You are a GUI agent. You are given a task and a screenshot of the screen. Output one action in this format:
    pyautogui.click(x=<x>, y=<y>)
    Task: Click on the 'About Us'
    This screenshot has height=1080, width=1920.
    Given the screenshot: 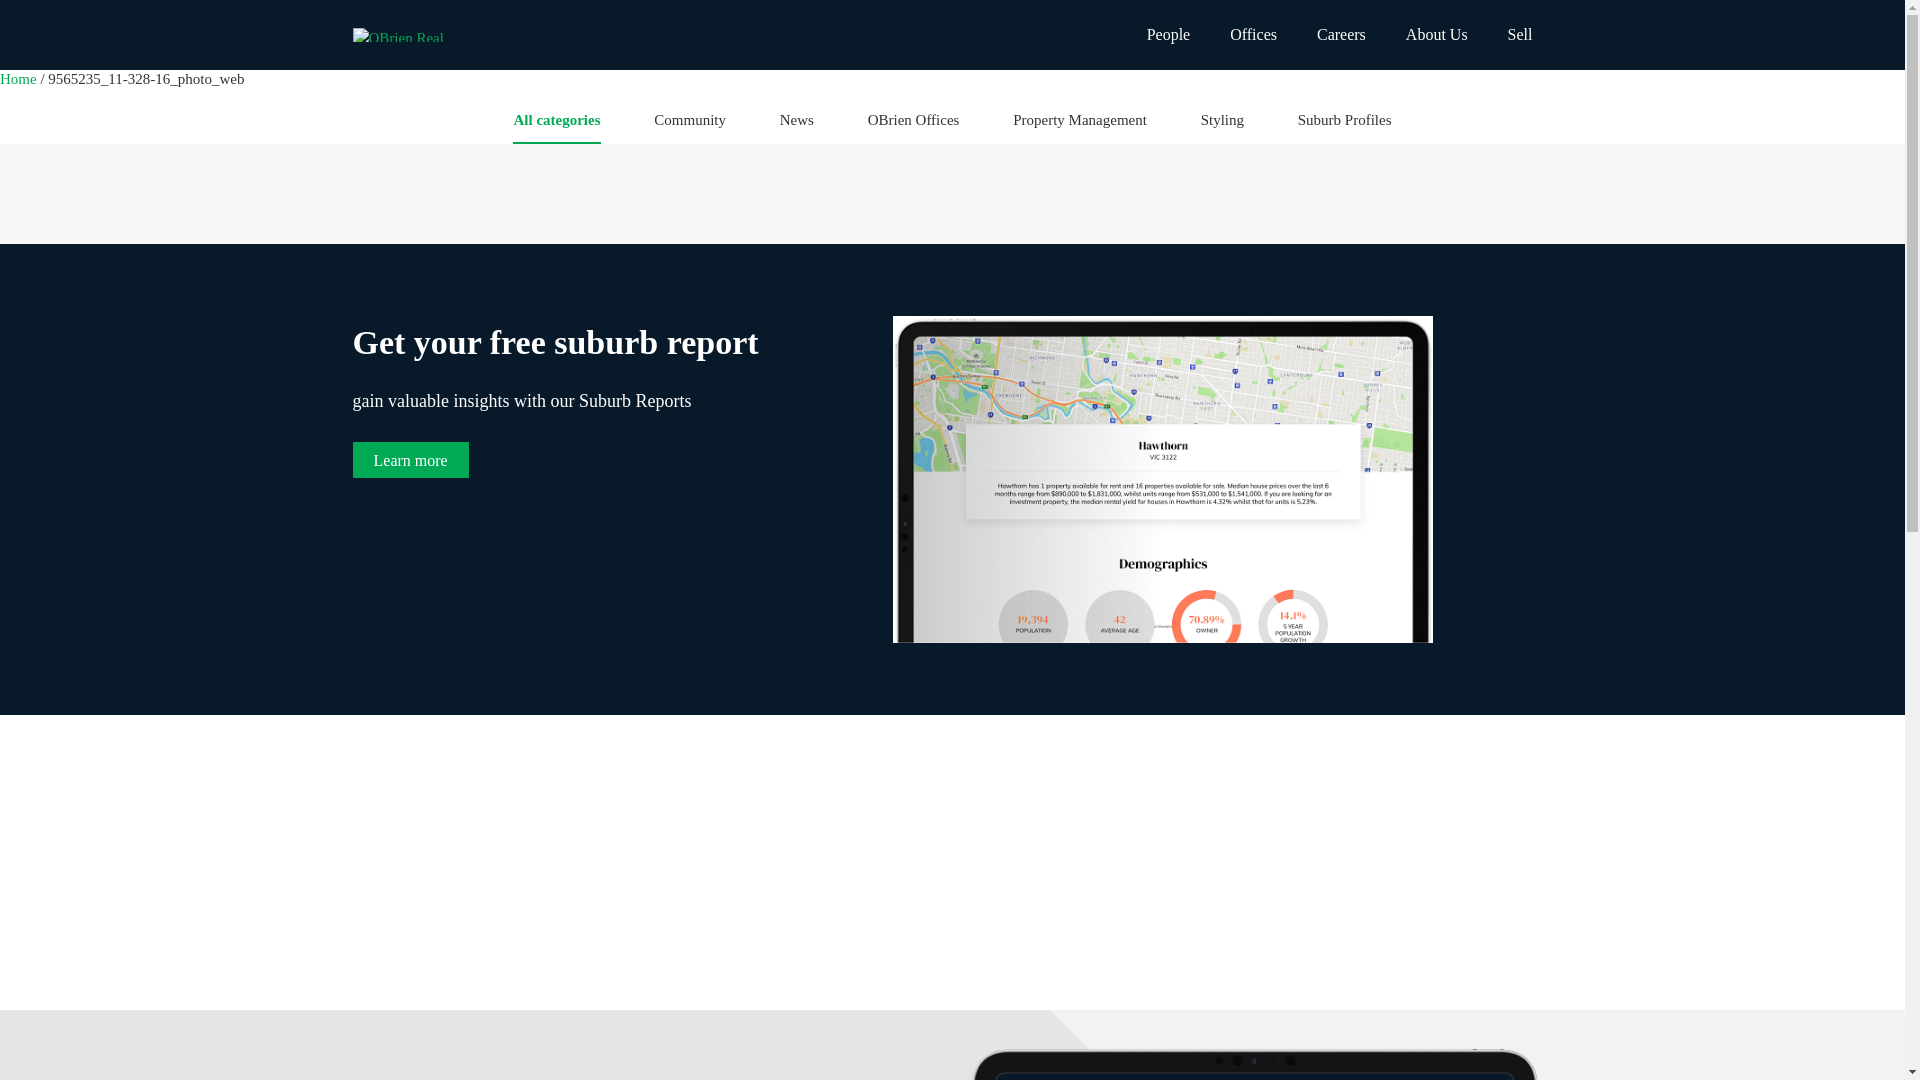 What is the action you would take?
    pyautogui.click(x=1385, y=34)
    